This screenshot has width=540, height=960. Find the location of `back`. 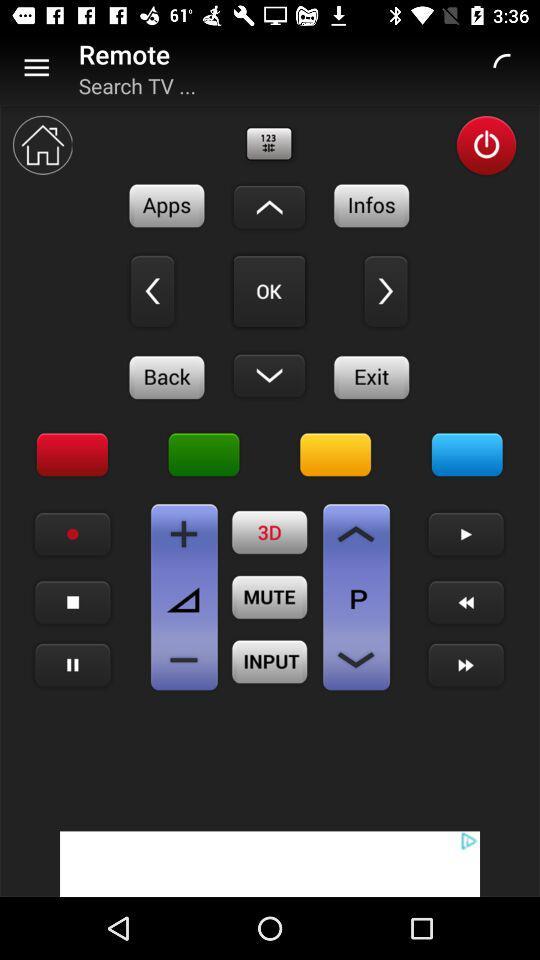

back is located at coordinates (166, 376).